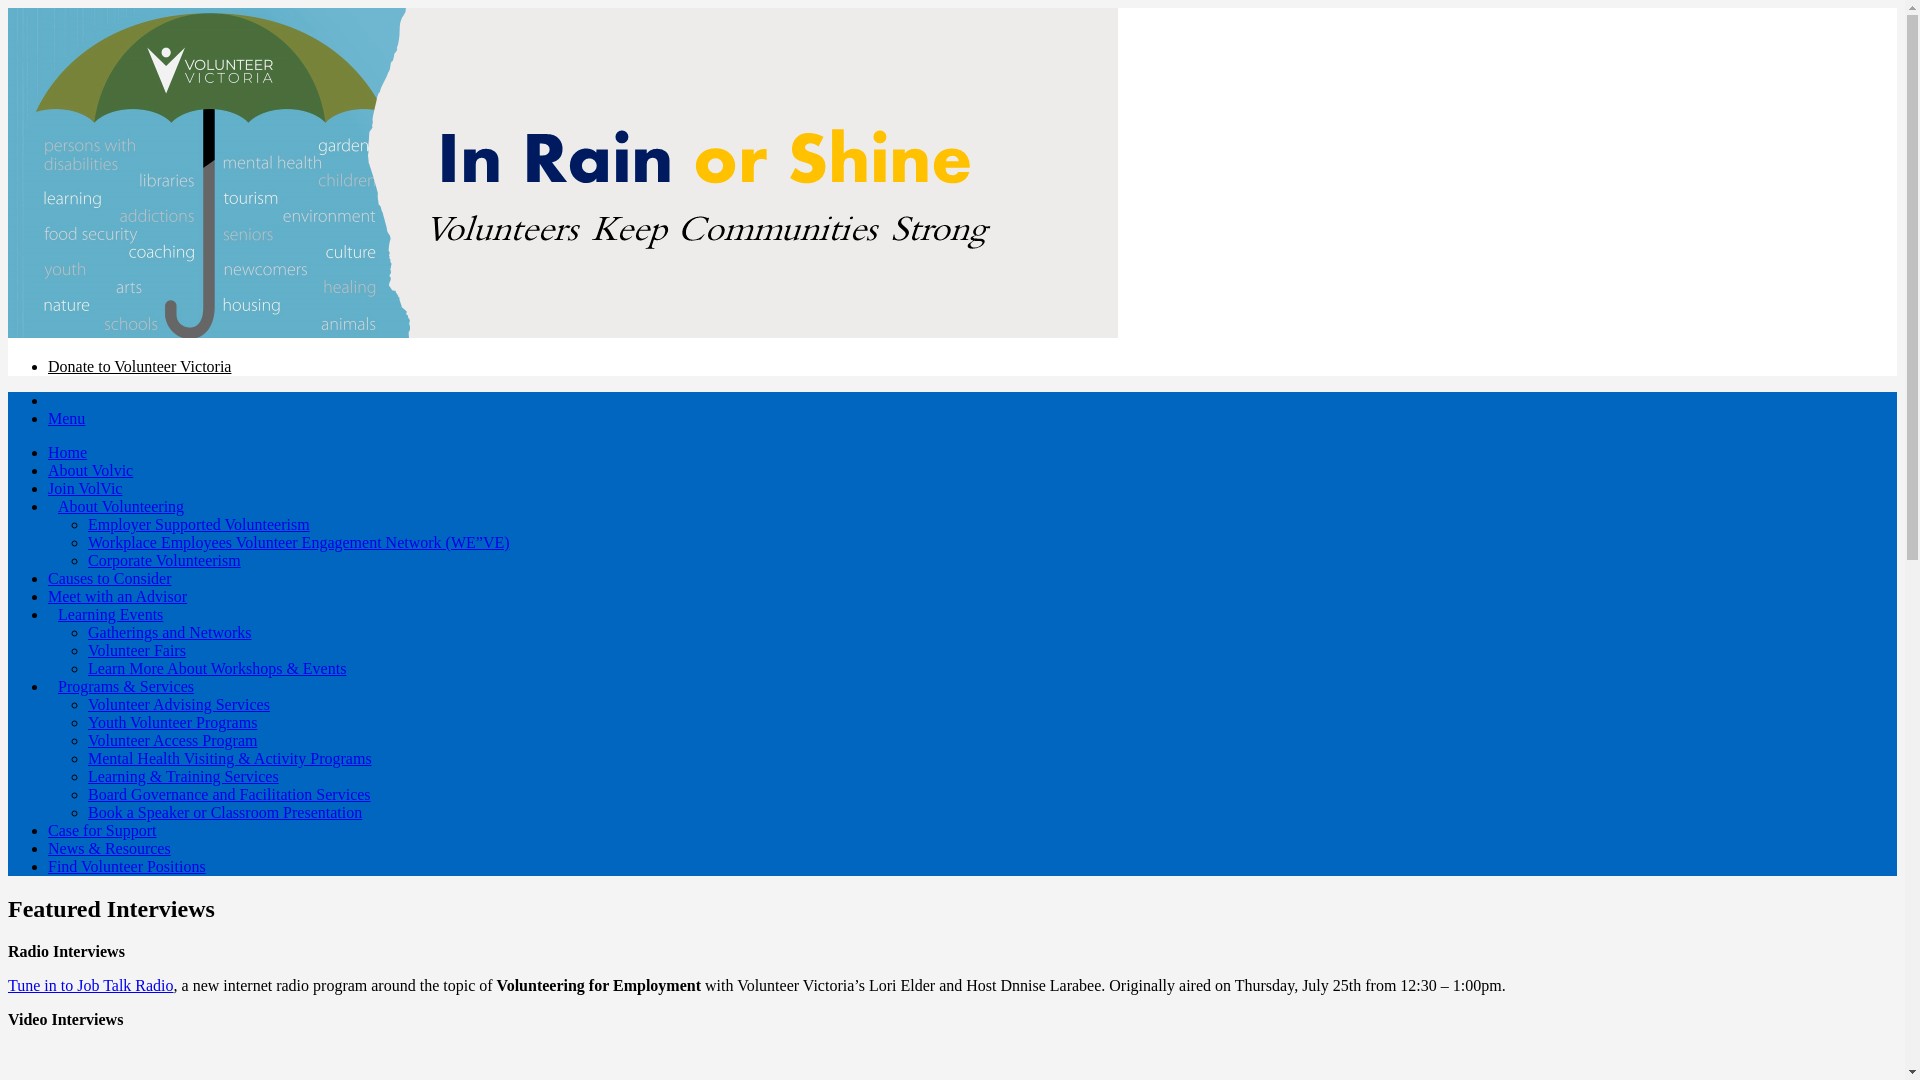 Image resolution: width=1920 pixels, height=1080 pixels. What do you see at coordinates (119, 505) in the screenshot?
I see `'About Volunteering'` at bounding box center [119, 505].